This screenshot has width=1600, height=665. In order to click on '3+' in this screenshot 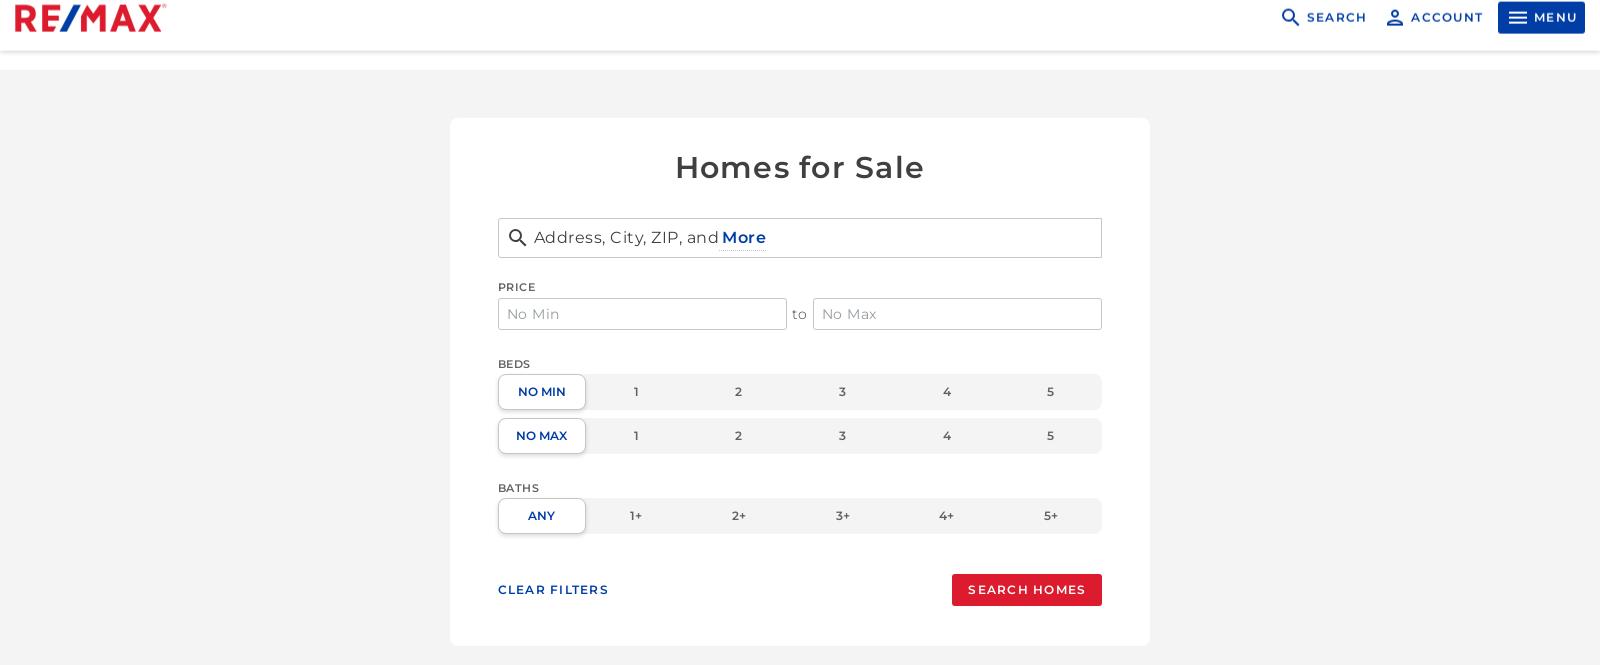, I will do `click(840, 515)`.